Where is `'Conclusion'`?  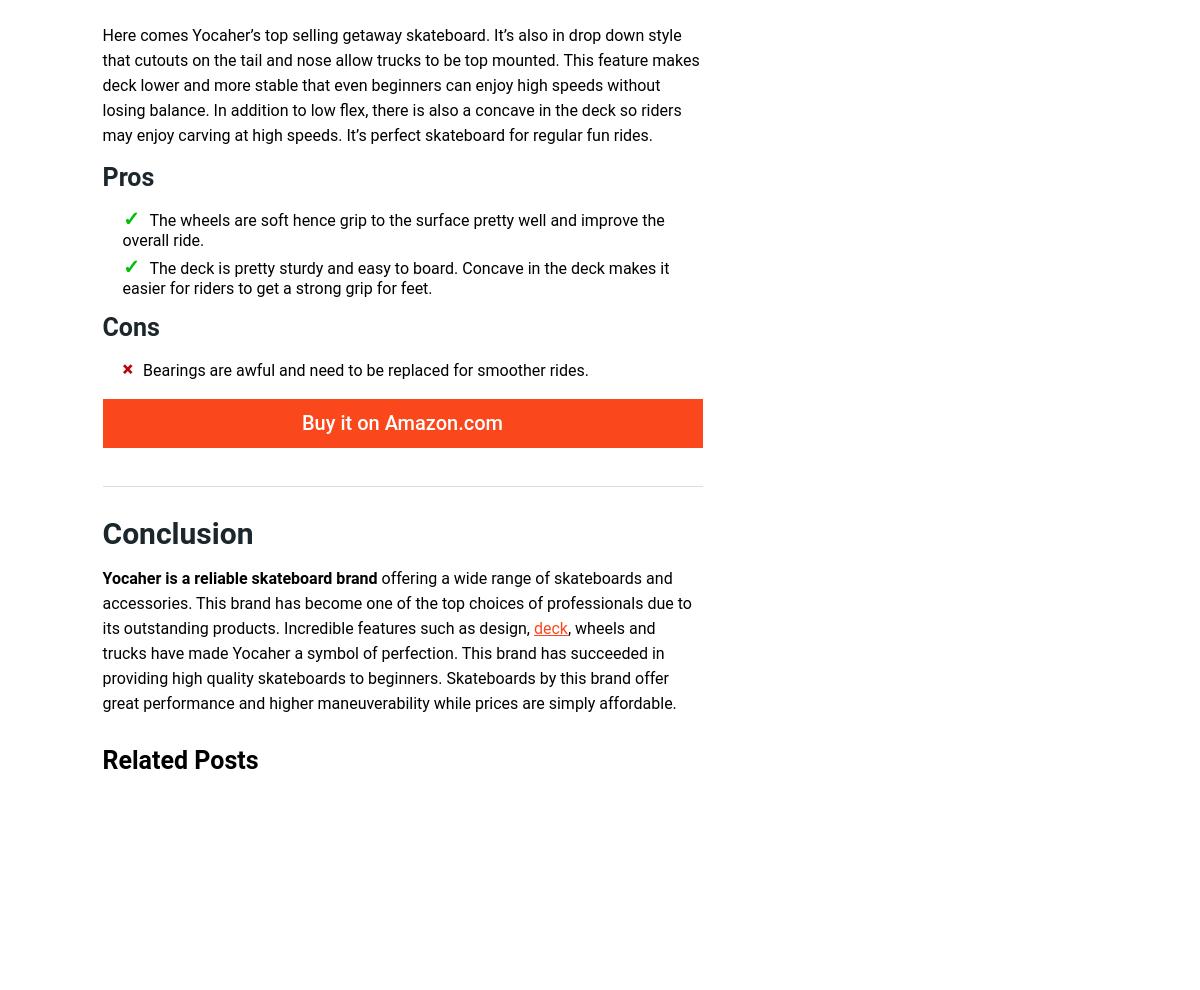
'Conclusion' is located at coordinates (176, 532).